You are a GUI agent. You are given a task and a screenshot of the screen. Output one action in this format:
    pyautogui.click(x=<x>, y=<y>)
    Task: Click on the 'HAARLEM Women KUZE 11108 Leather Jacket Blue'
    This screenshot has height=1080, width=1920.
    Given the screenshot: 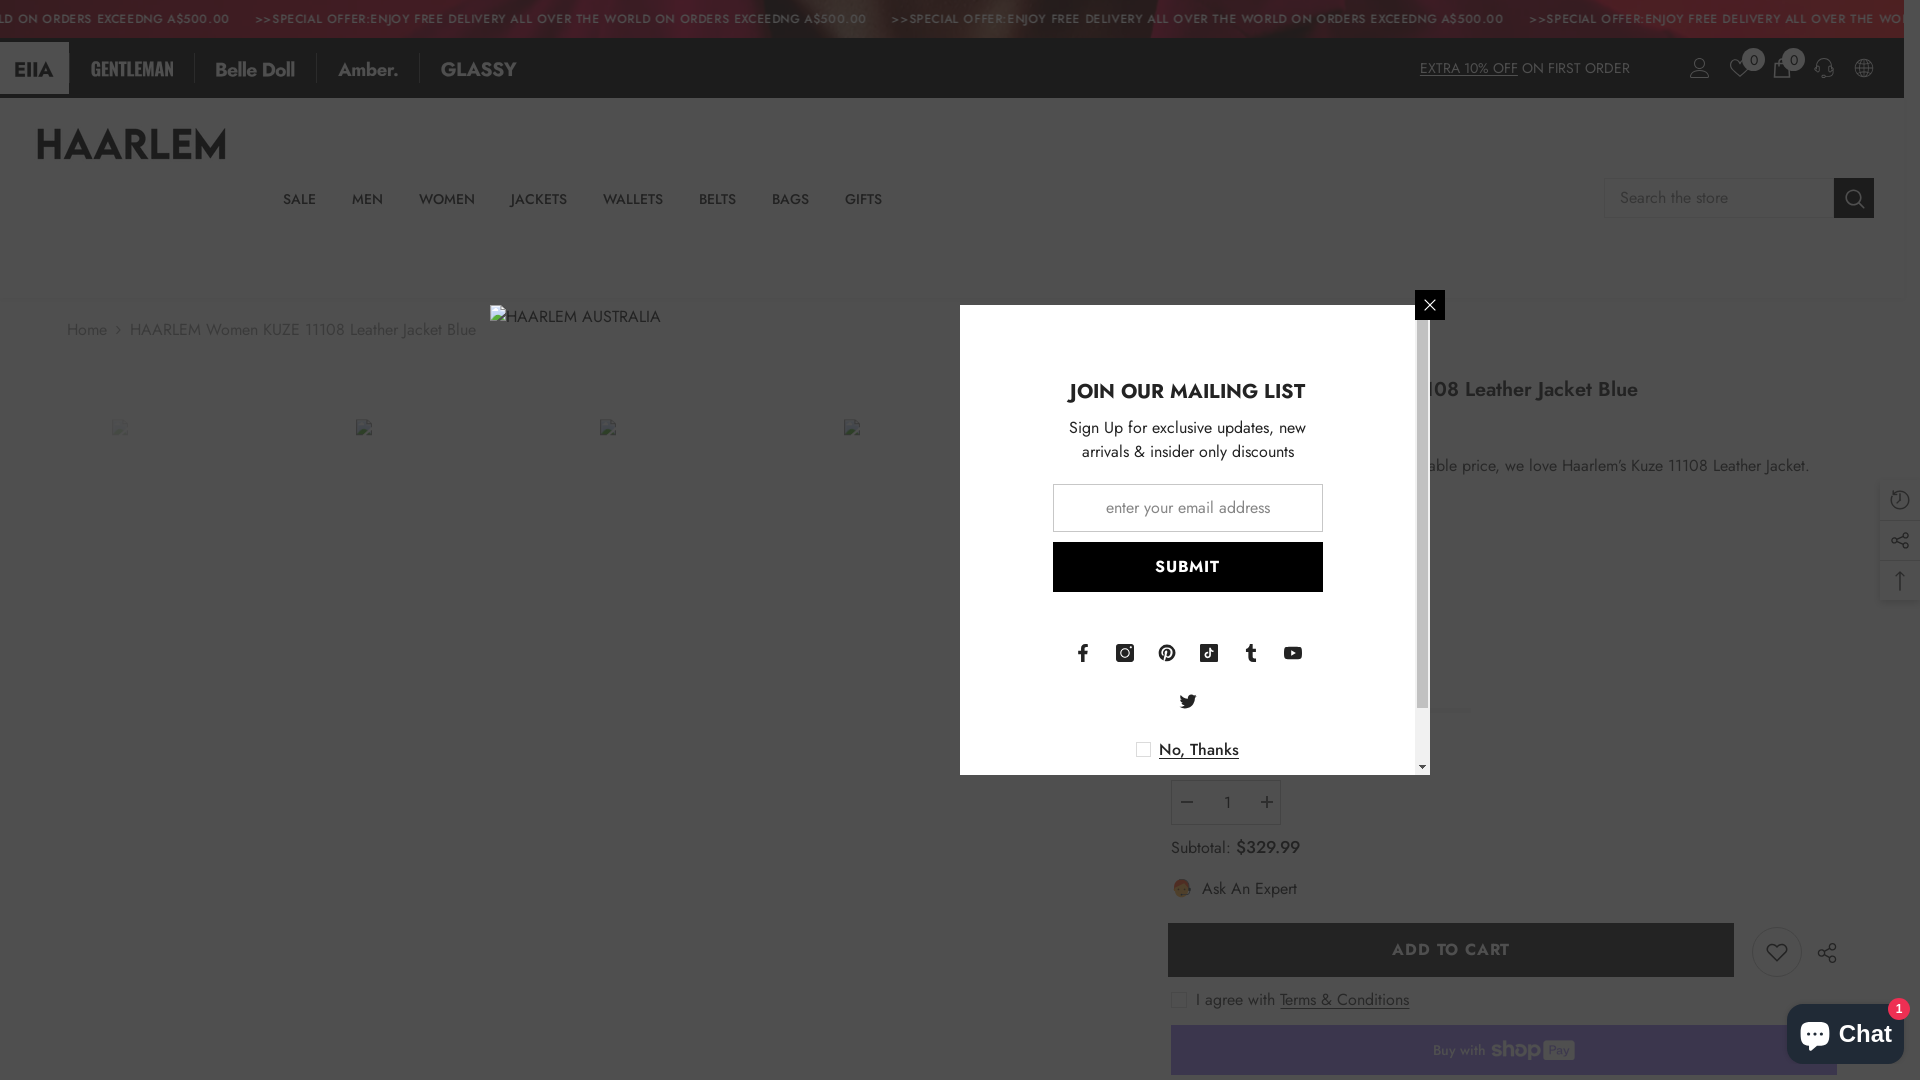 What is the action you would take?
    pyautogui.click(x=224, y=585)
    